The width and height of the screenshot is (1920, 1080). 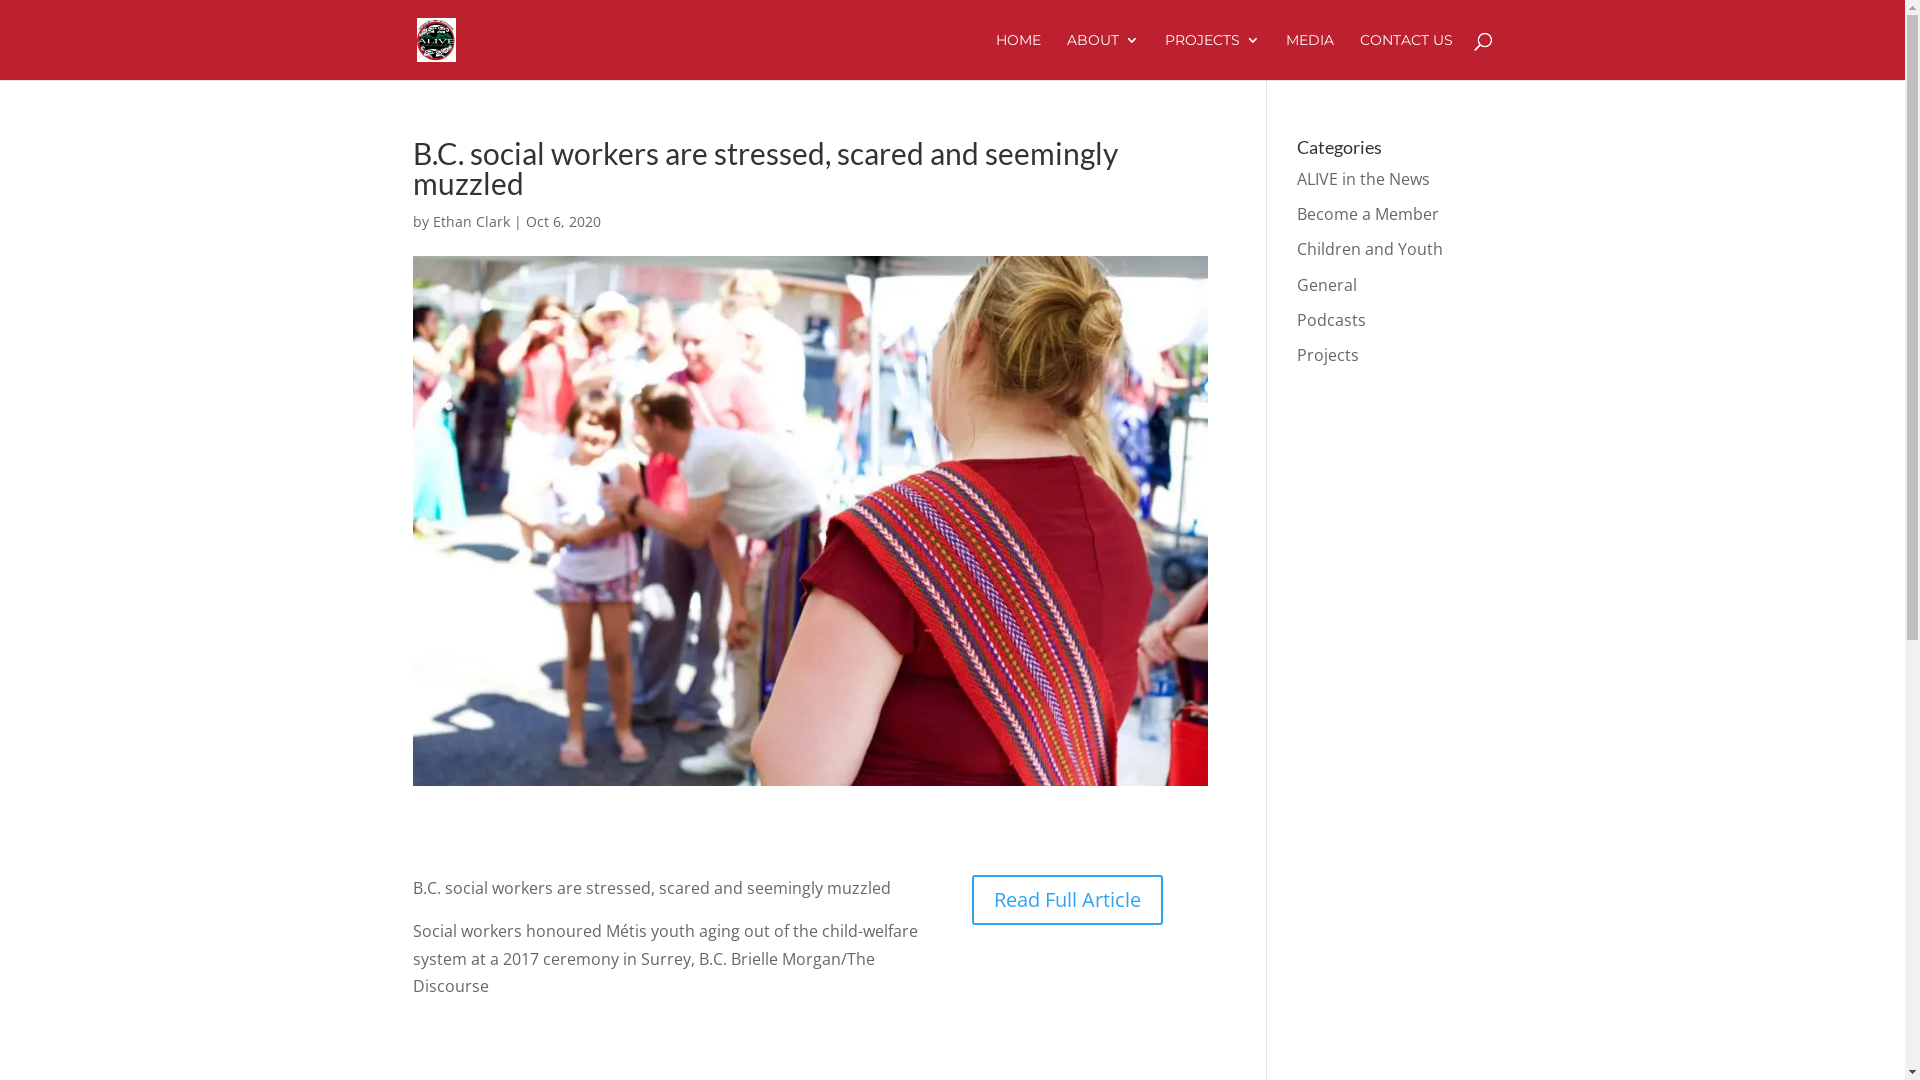 I want to click on 'PROJECTS', so click(x=1210, y=55).